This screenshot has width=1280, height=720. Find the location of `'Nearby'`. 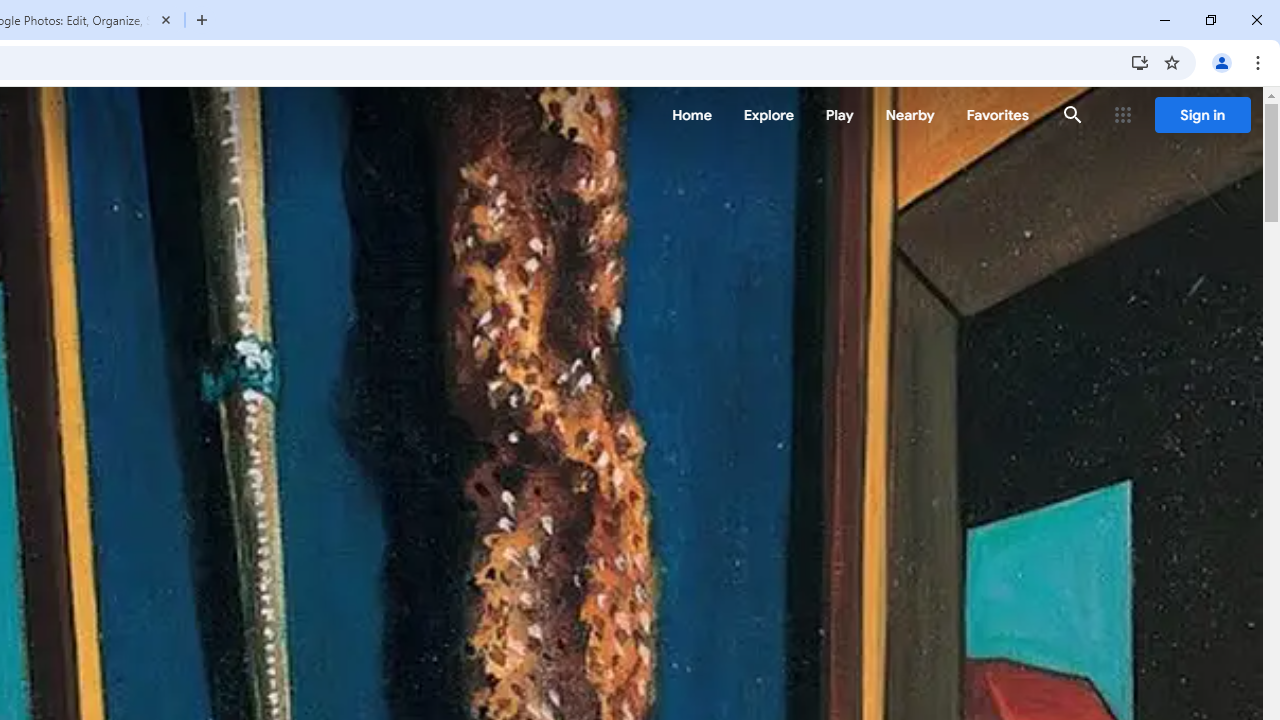

'Nearby' is located at coordinates (909, 115).